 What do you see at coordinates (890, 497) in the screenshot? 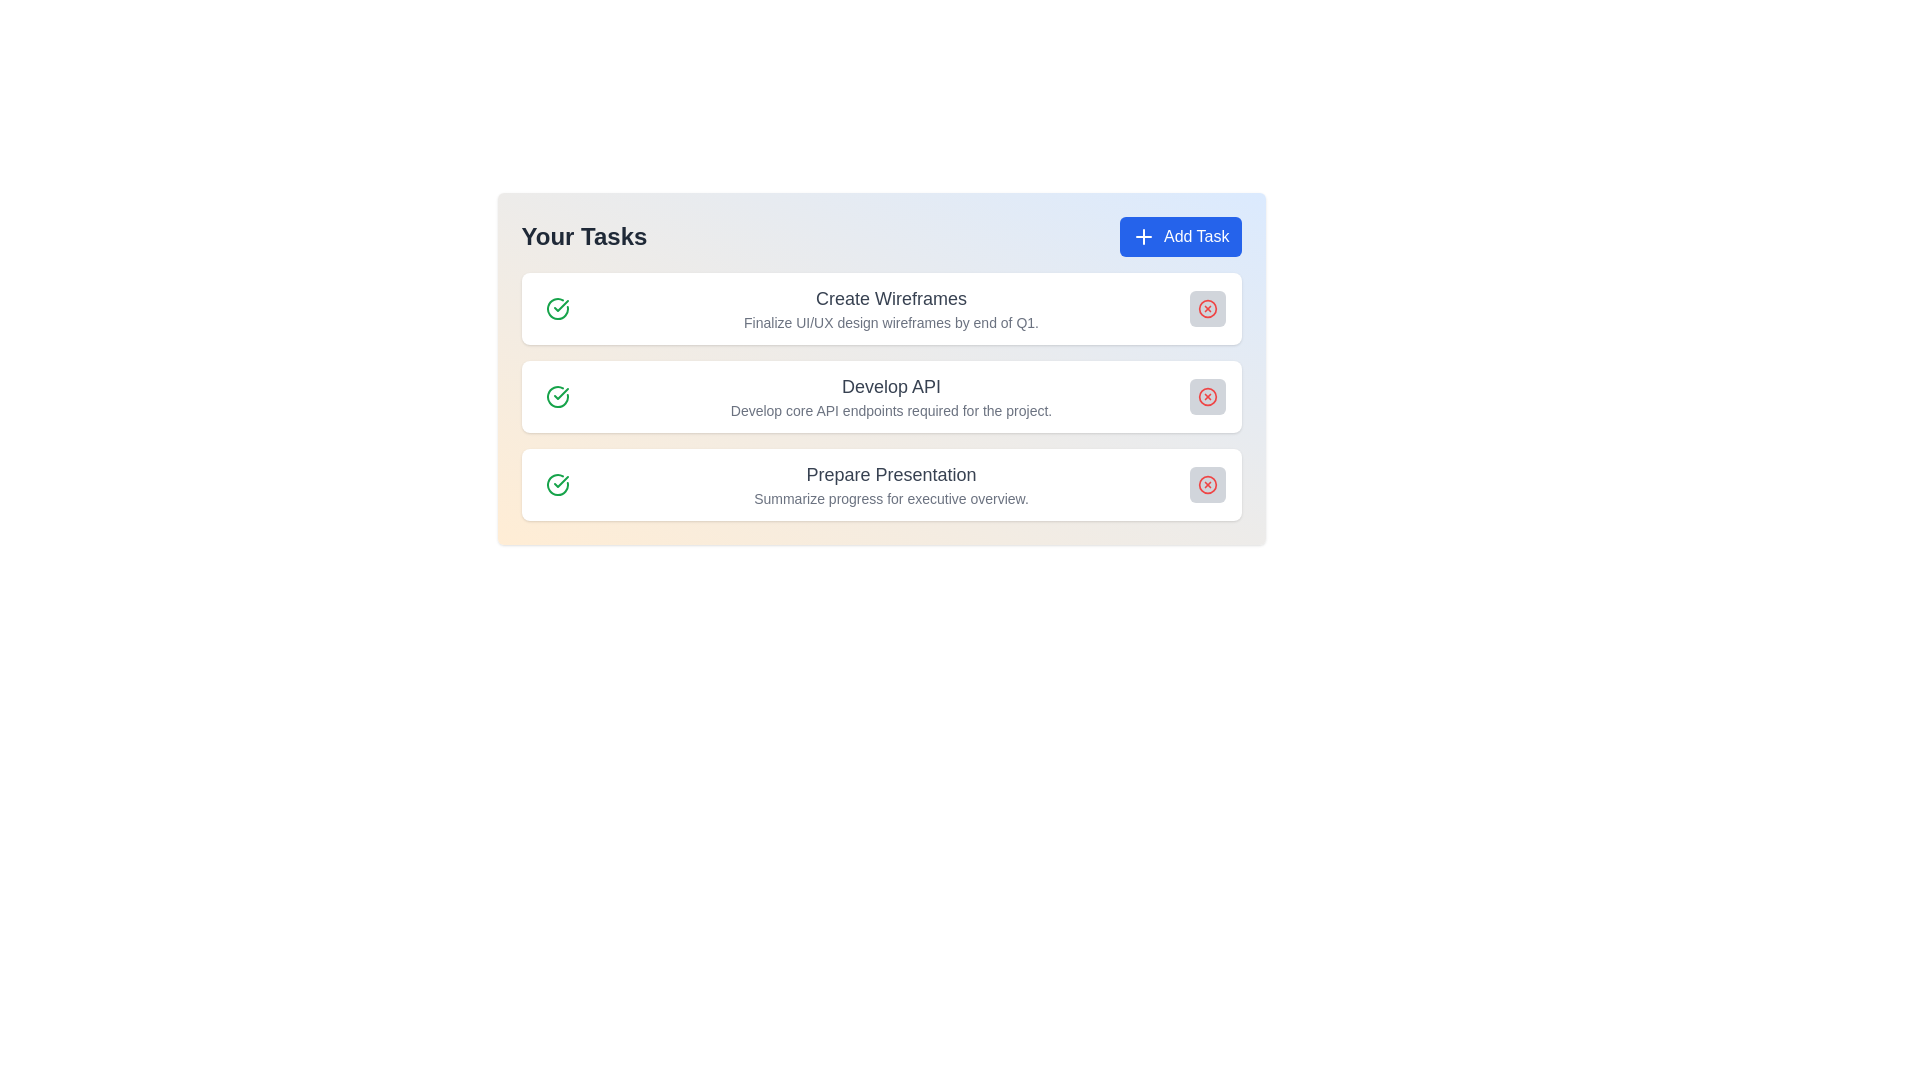
I see `the static text providing additional details about the task 'Prepare Presentation' located below the title within the third task card` at bounding box center [890, 497].